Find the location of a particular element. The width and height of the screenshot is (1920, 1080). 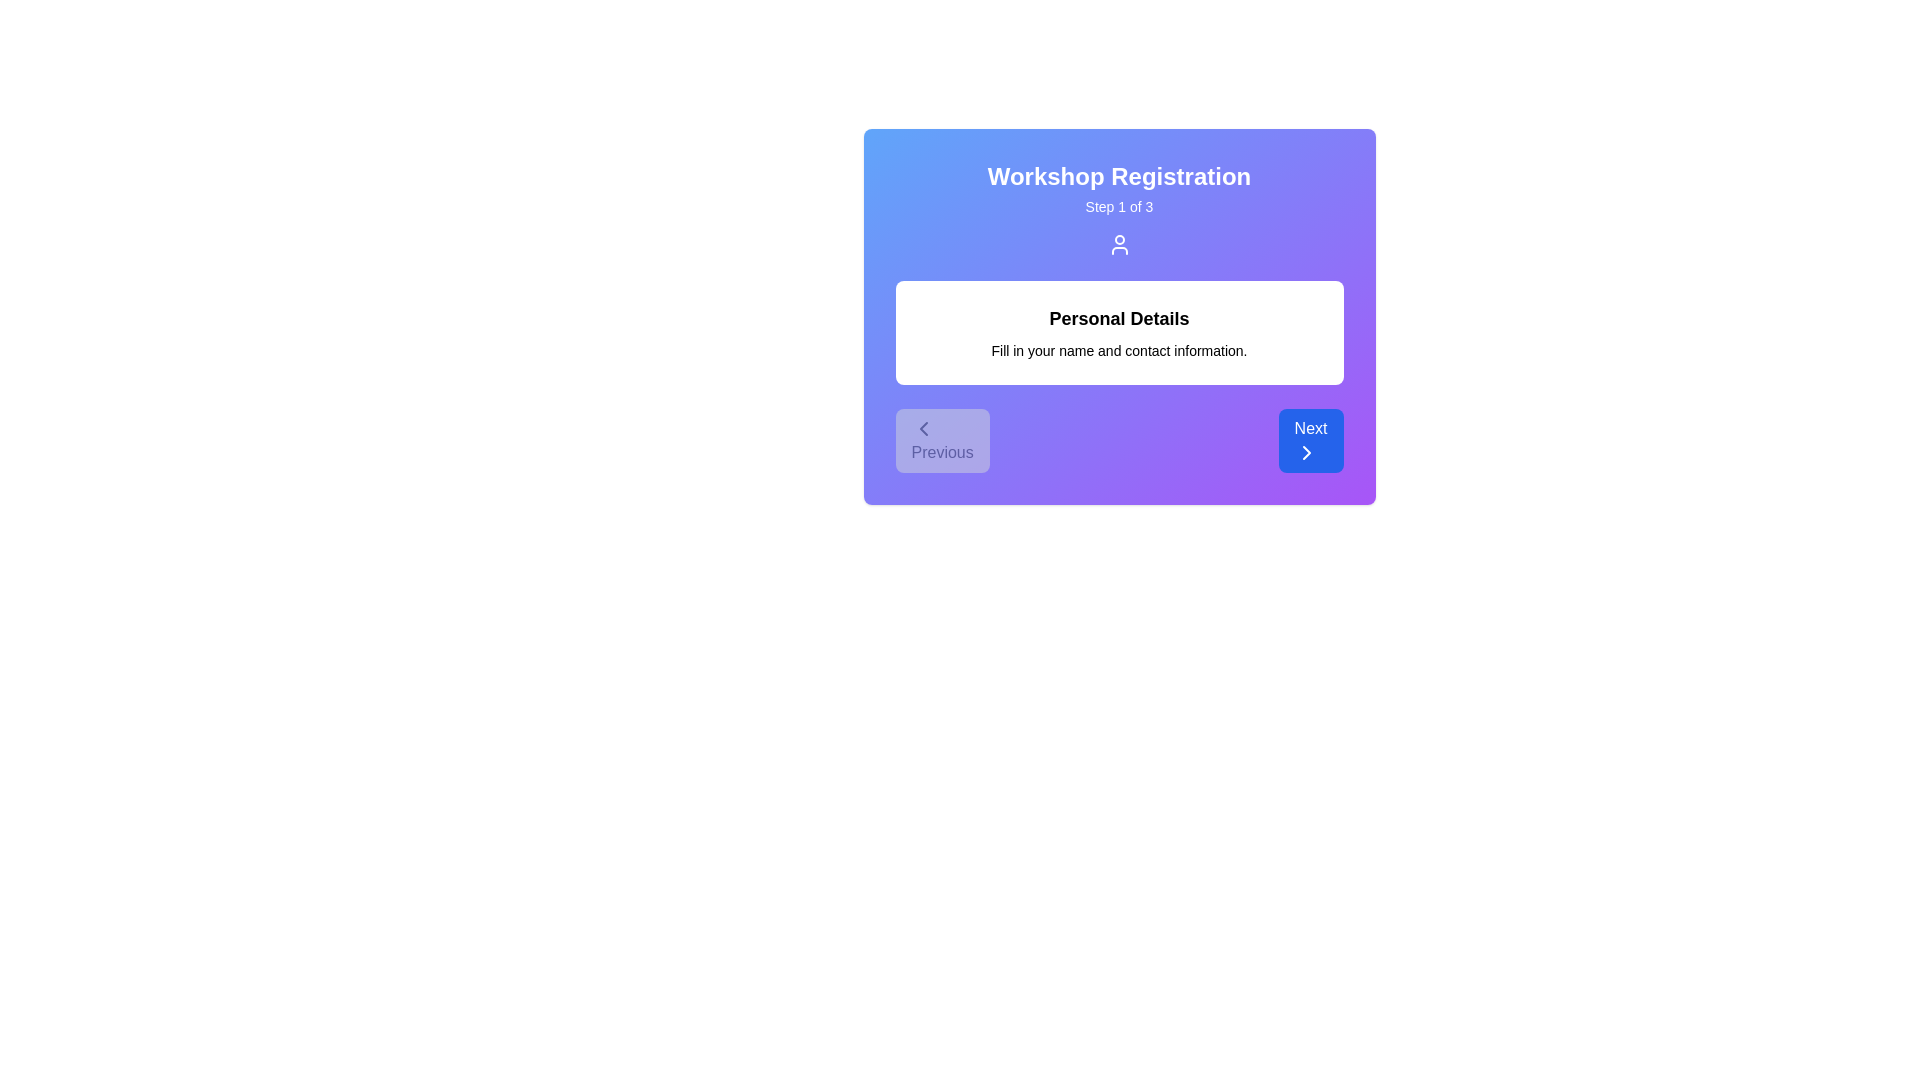

the decorative or informative icon located below 'Workshop Registration' and 'Step 1 of 3', and above 'Personal Details' is located at coordinates (1118, 244).